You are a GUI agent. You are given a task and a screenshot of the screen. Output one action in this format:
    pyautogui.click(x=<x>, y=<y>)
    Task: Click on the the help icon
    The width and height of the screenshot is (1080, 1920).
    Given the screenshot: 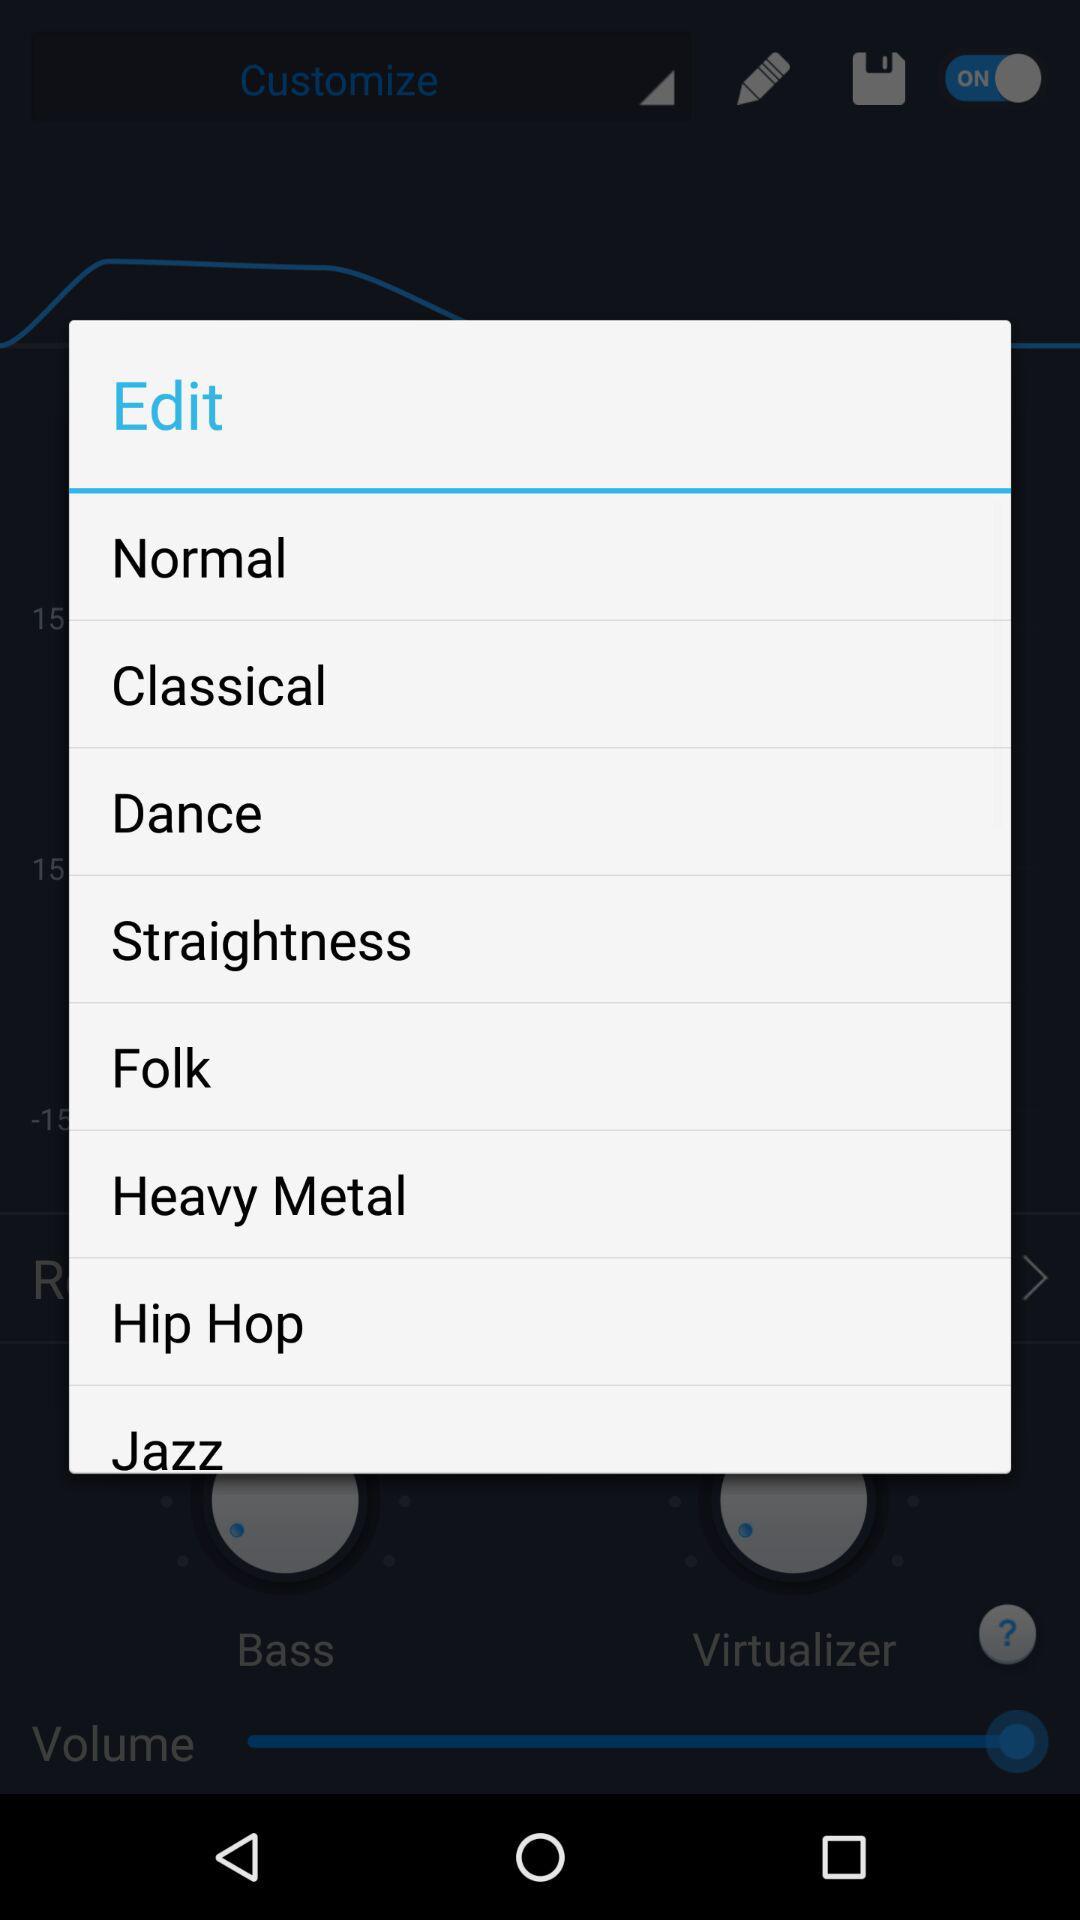 What is the action you would take?
    pyautogui.click(x=1009, y=1753)
    